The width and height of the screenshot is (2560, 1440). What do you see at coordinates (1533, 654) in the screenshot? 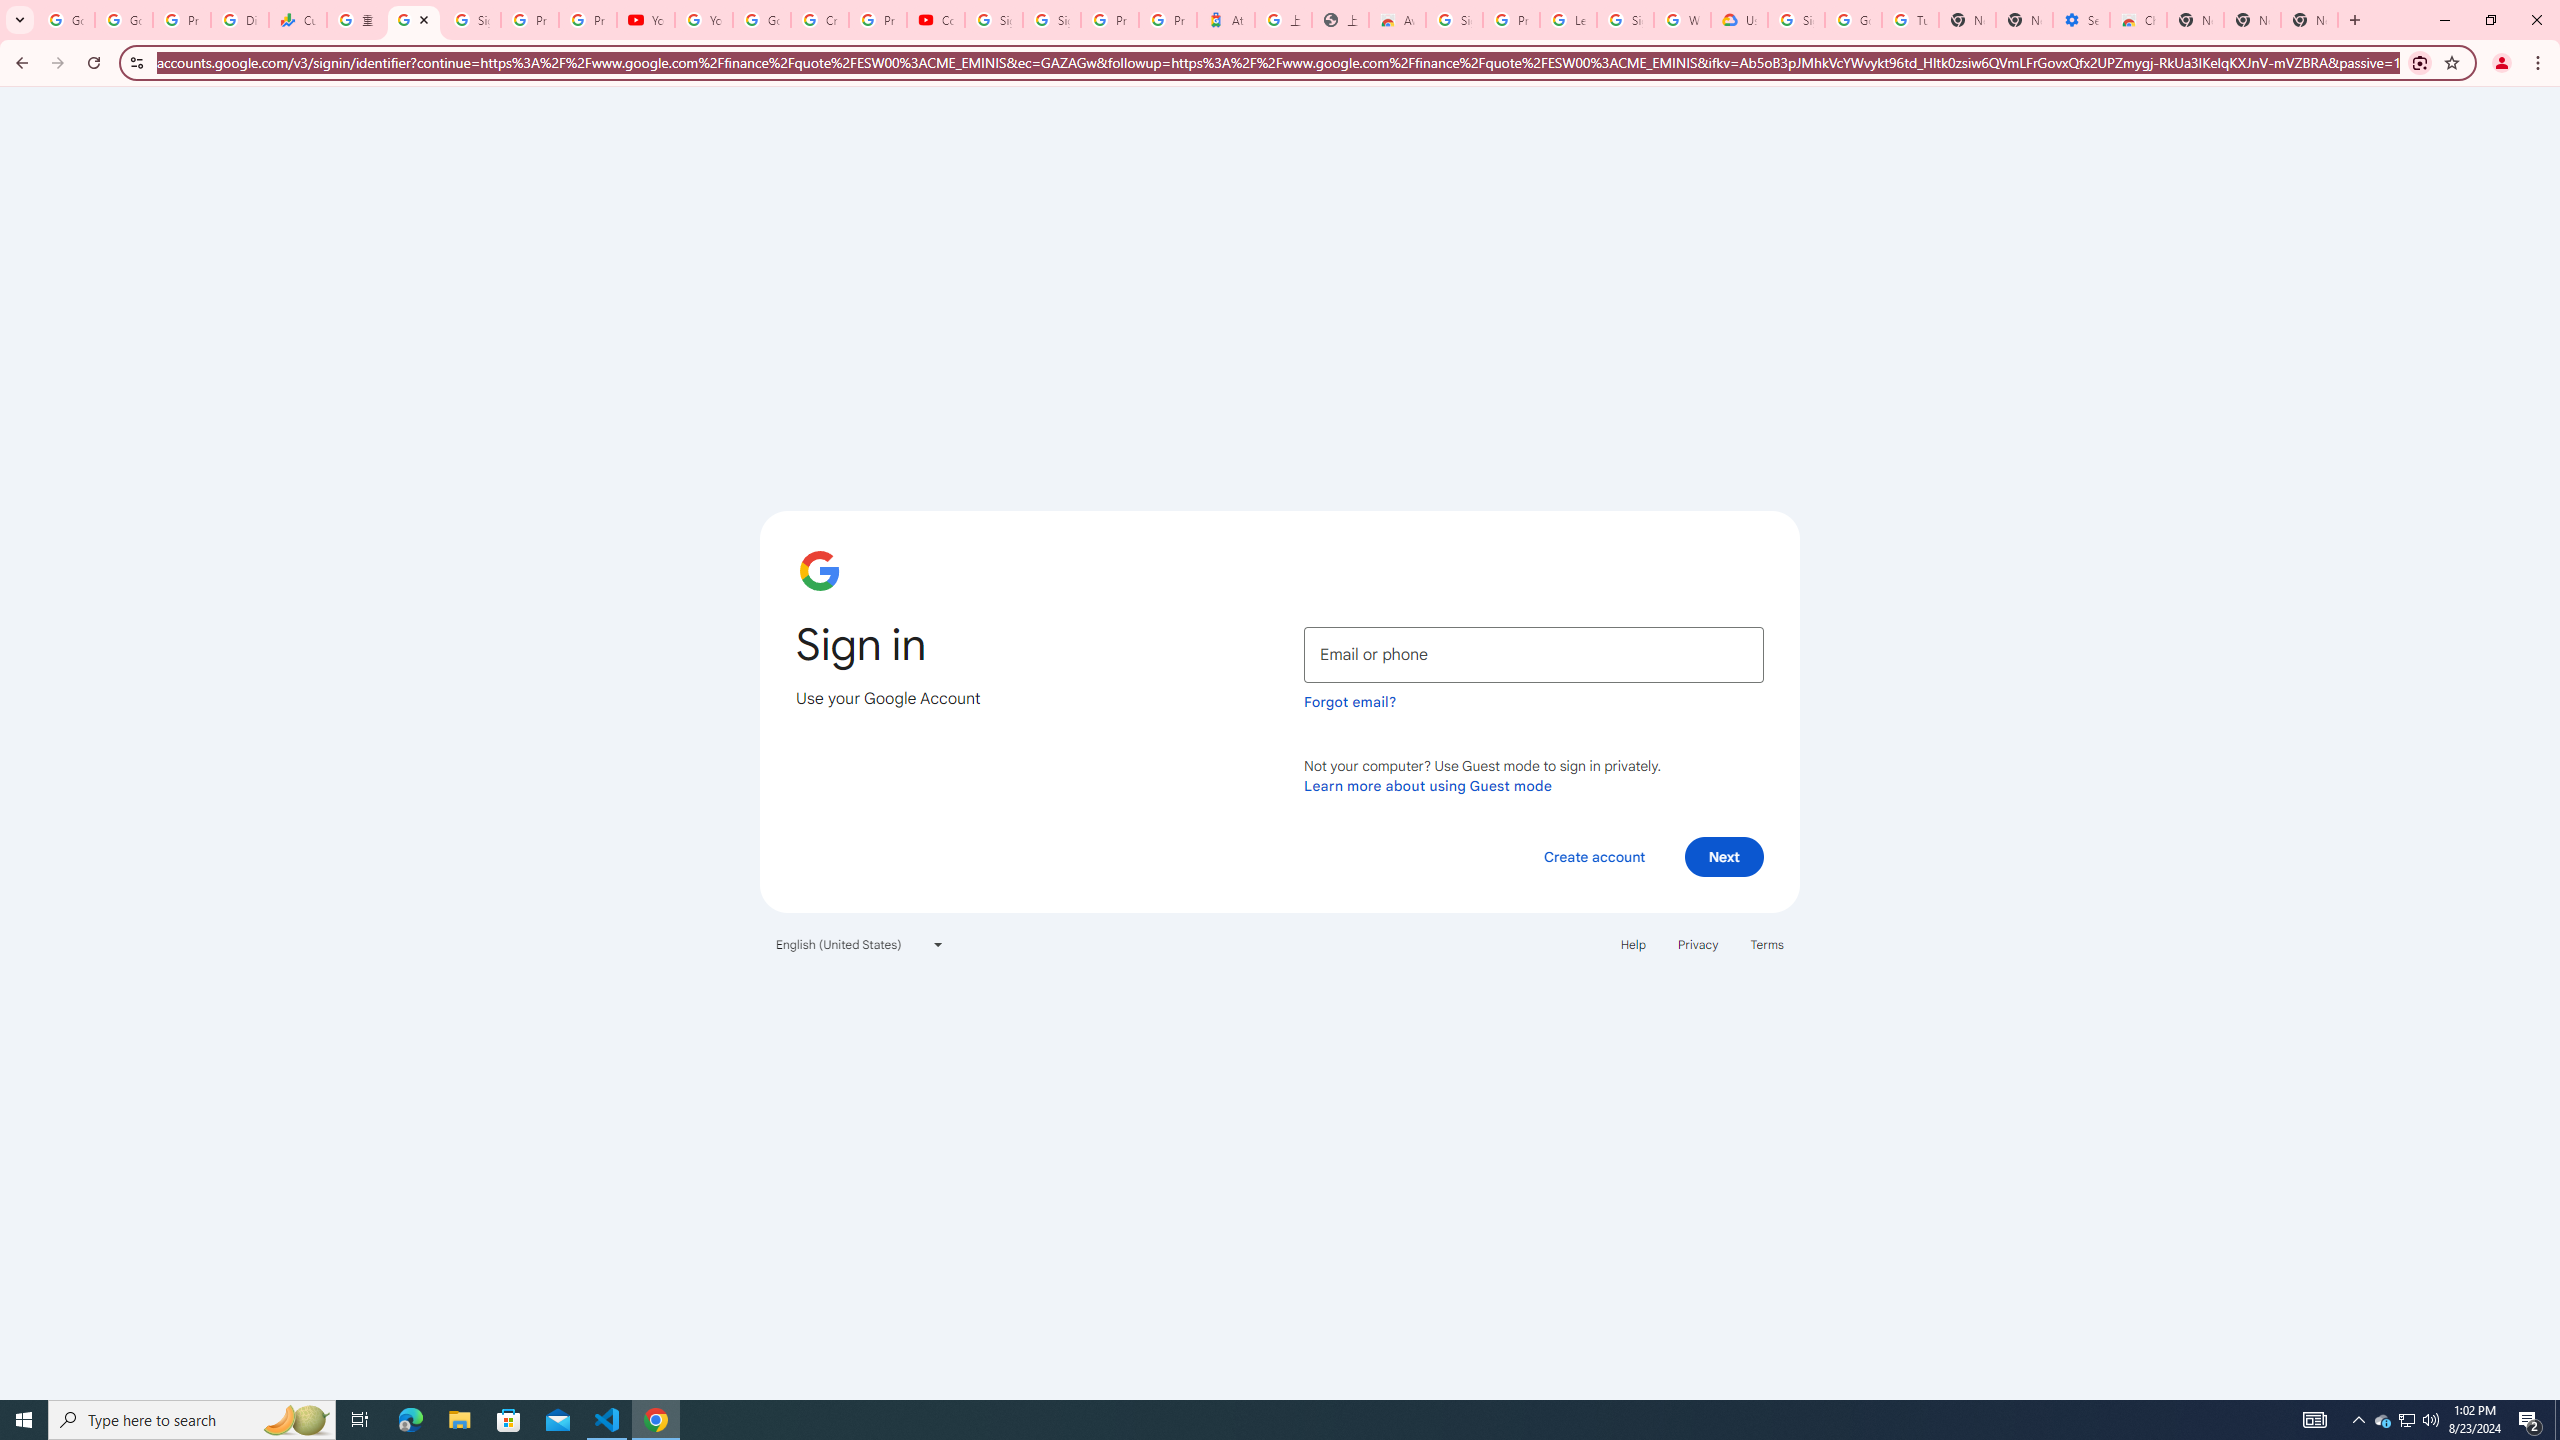
I see `'Email or phone'` at bounding box center [1533, 654].